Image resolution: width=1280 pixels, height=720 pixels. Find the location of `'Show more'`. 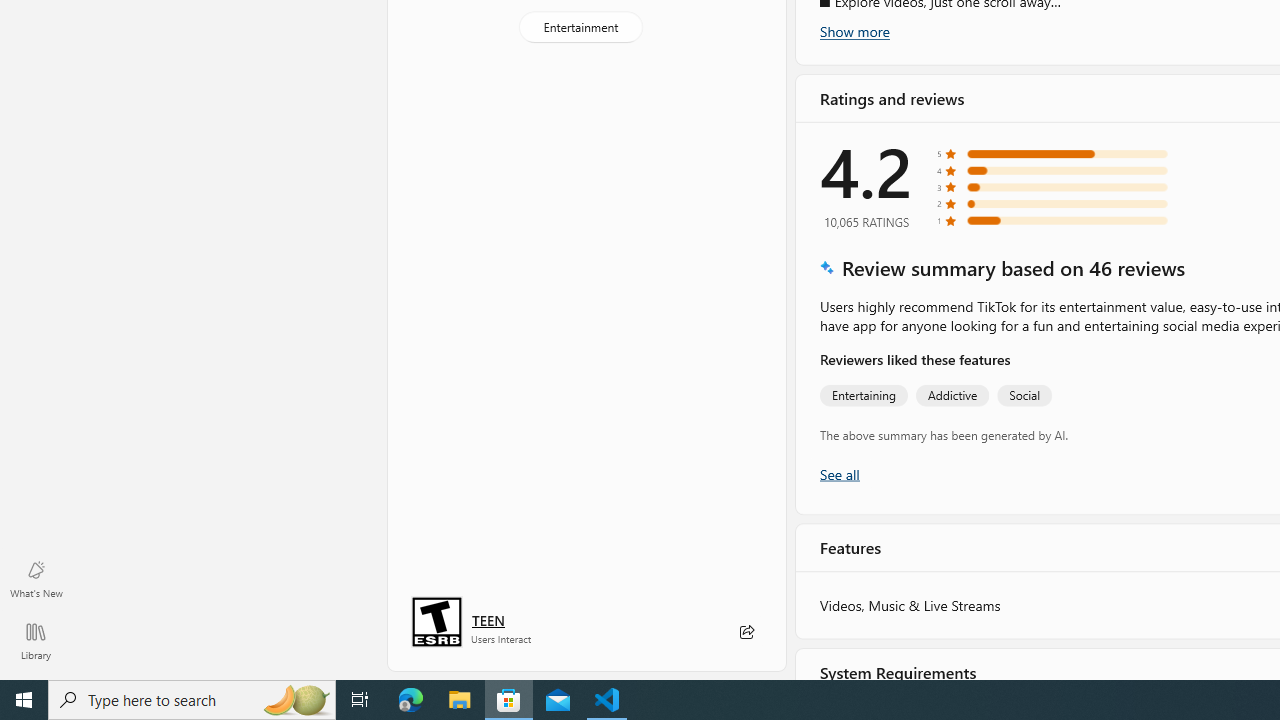

'Show more' is located at coordinates (855, 31).